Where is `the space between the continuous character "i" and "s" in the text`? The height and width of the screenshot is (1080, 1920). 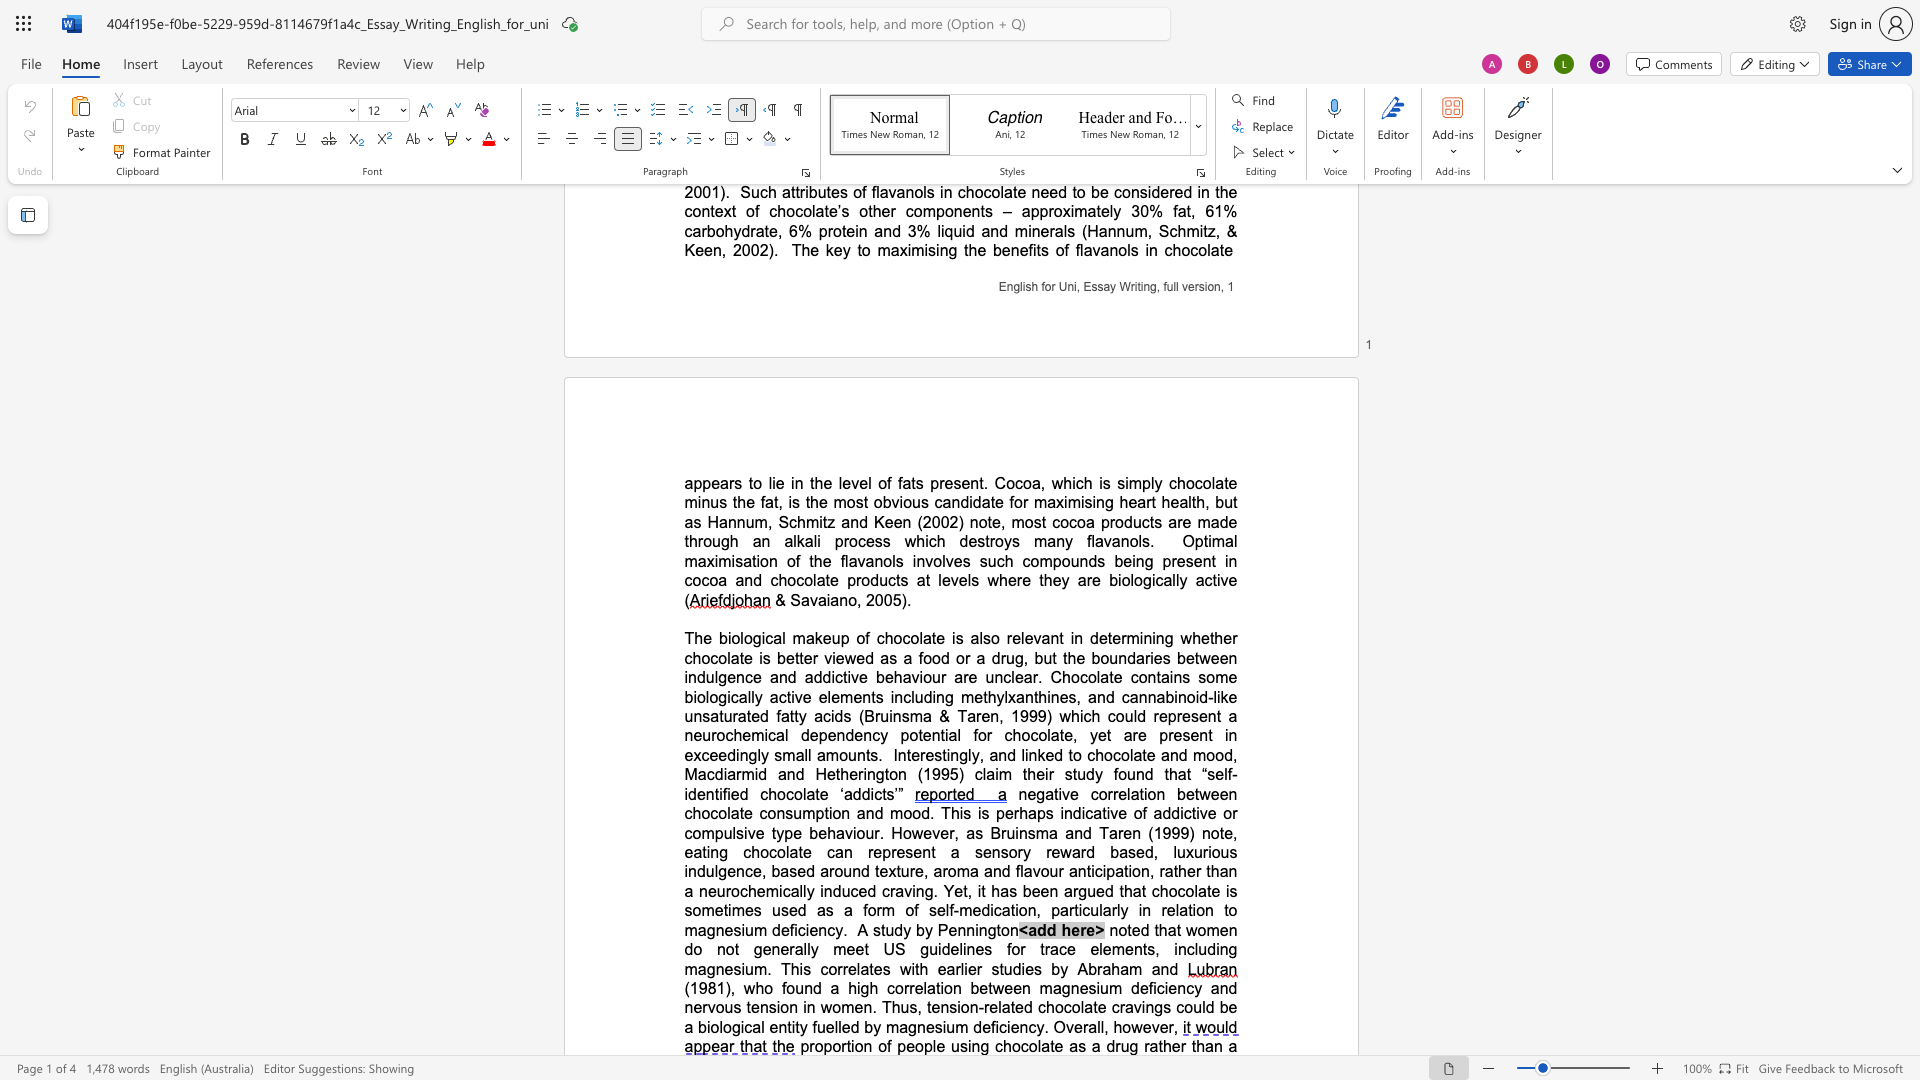 the space between the continuous character "i" and "s" in the text is located at coordinates (955, 638).